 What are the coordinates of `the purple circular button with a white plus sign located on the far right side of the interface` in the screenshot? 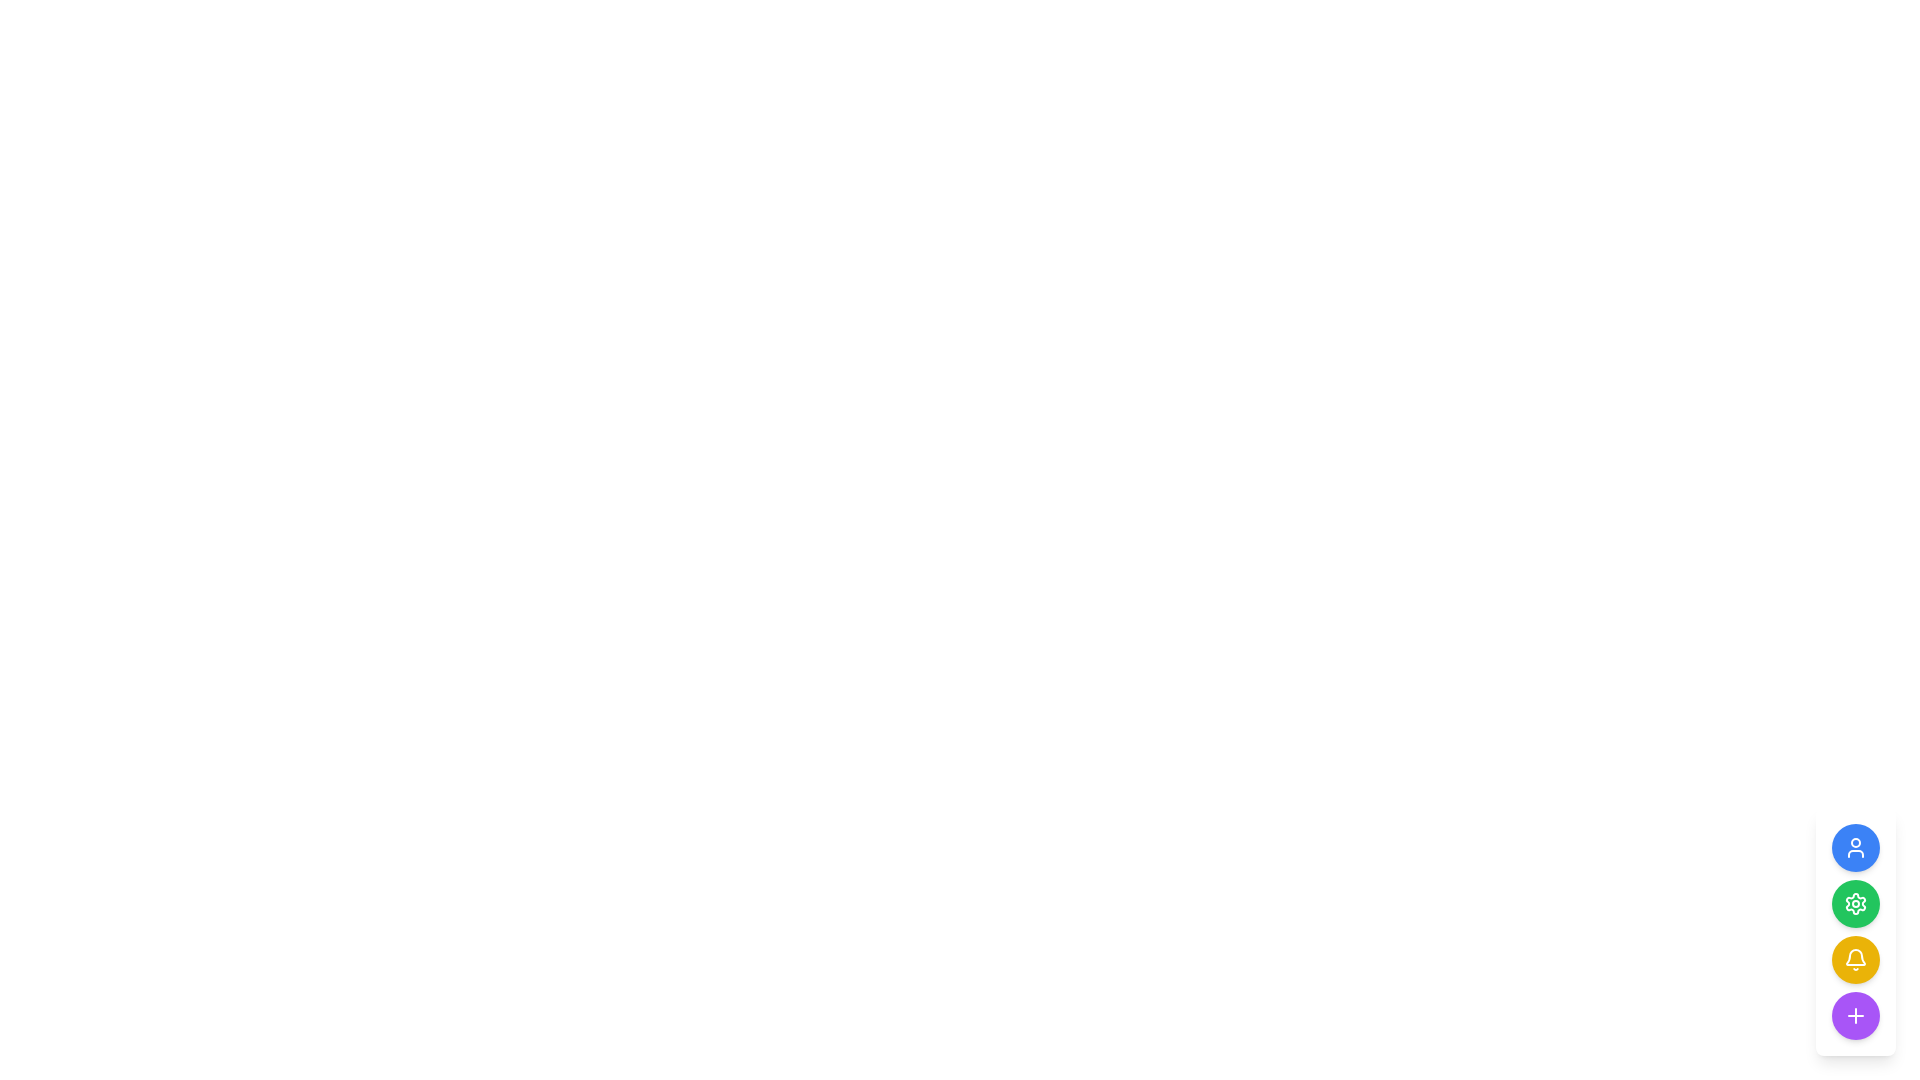 It's located at (1855, 1015).